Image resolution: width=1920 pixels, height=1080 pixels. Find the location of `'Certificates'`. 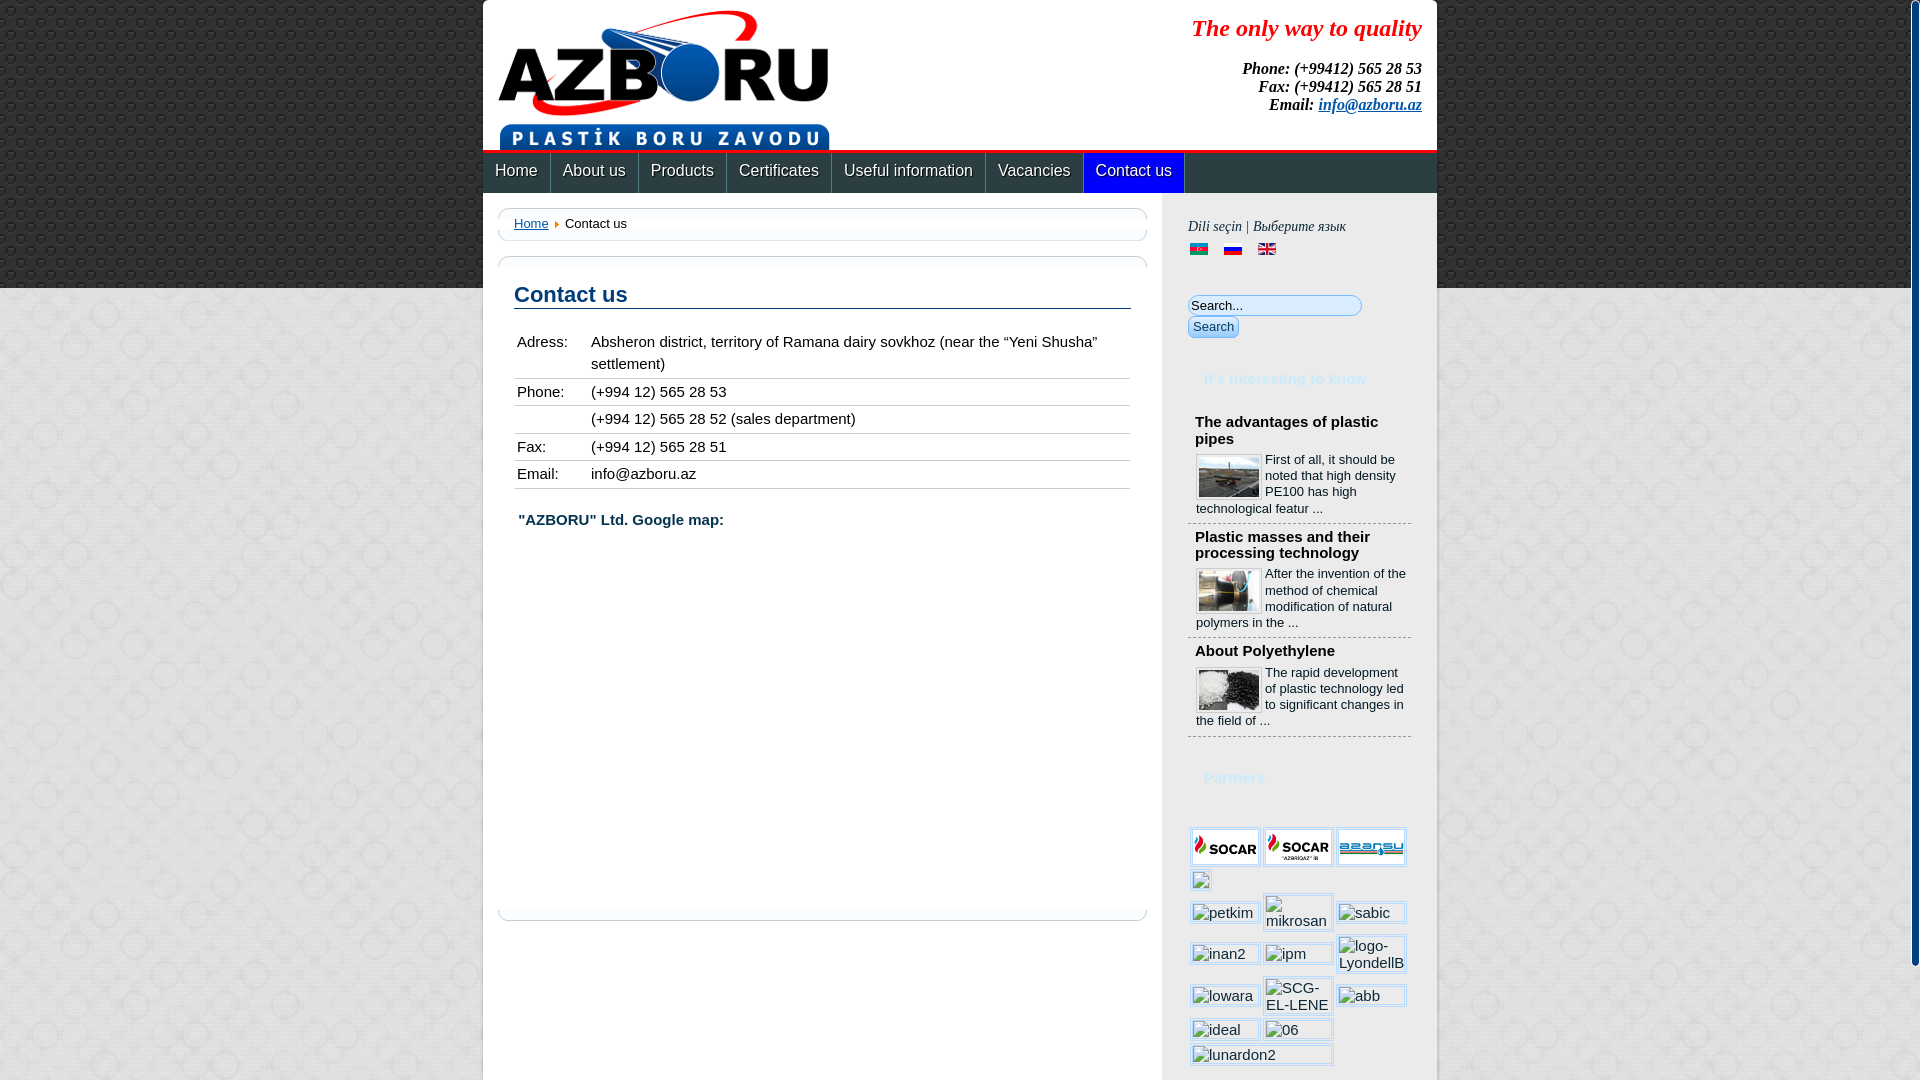

'Certificates' is located at coordinates (725, 172).